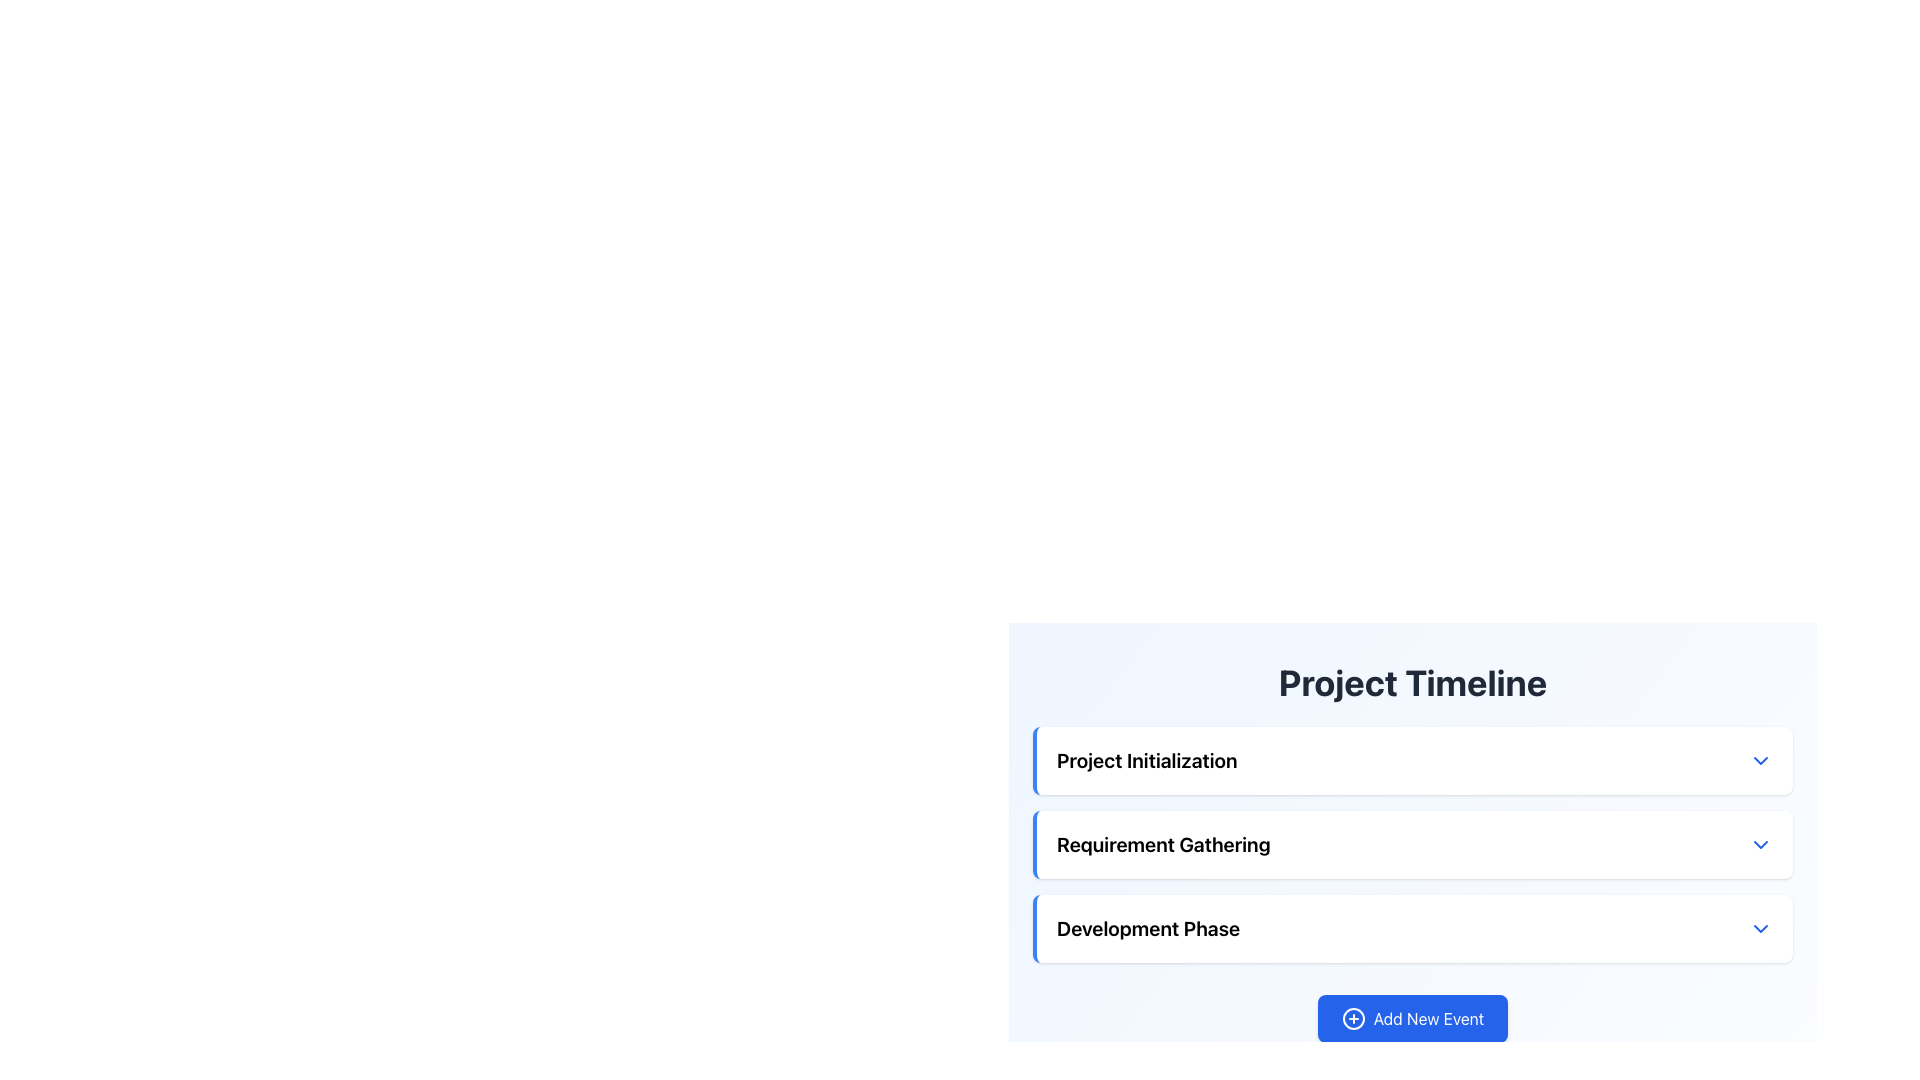 This screenshot has height=1080, width=1920. Describe the element at coordinates (1353, 1018) in the screenshot. I see `the decorative icon of the 'Add New Event' button, which is represented by a small circular graphic located in the lower-right corner of the interface` at that location.